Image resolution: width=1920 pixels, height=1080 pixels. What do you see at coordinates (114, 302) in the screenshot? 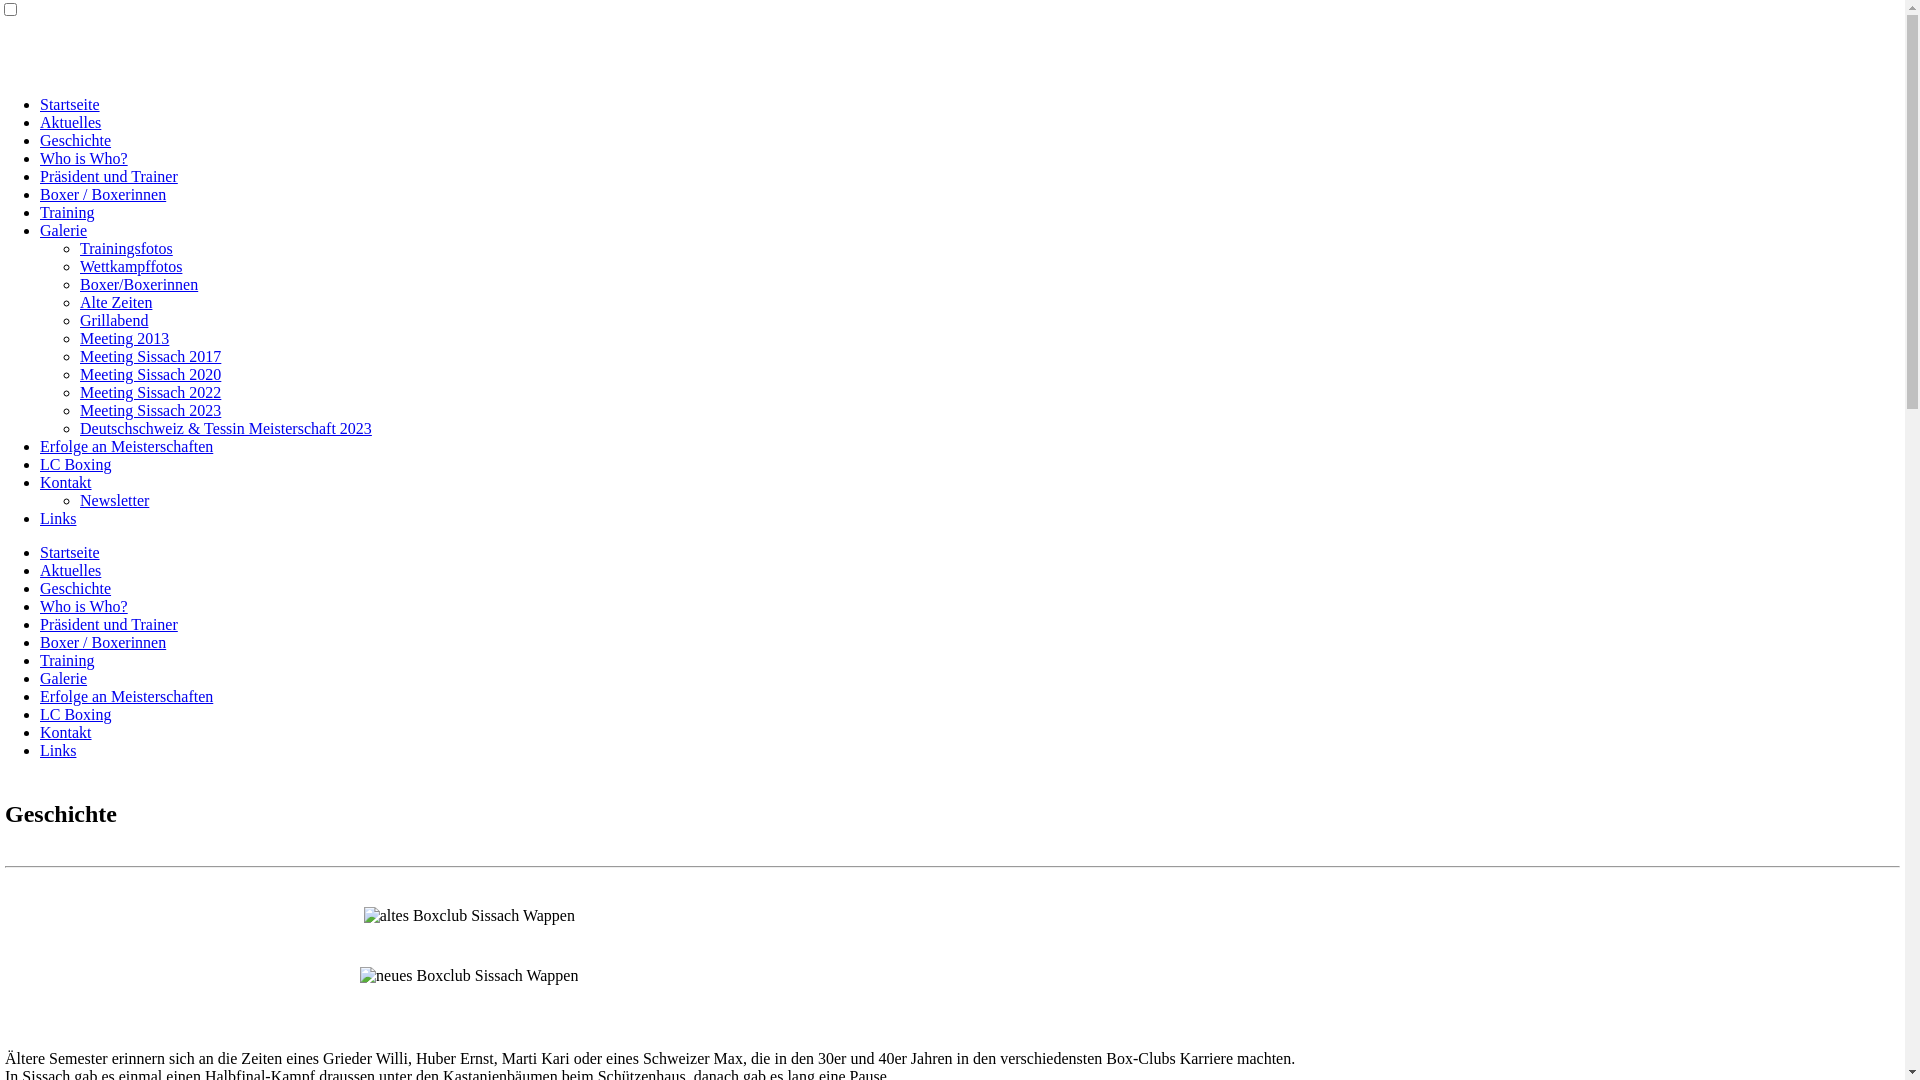
I see `'Alte Zeiten'` at bounding box center [114, 302].